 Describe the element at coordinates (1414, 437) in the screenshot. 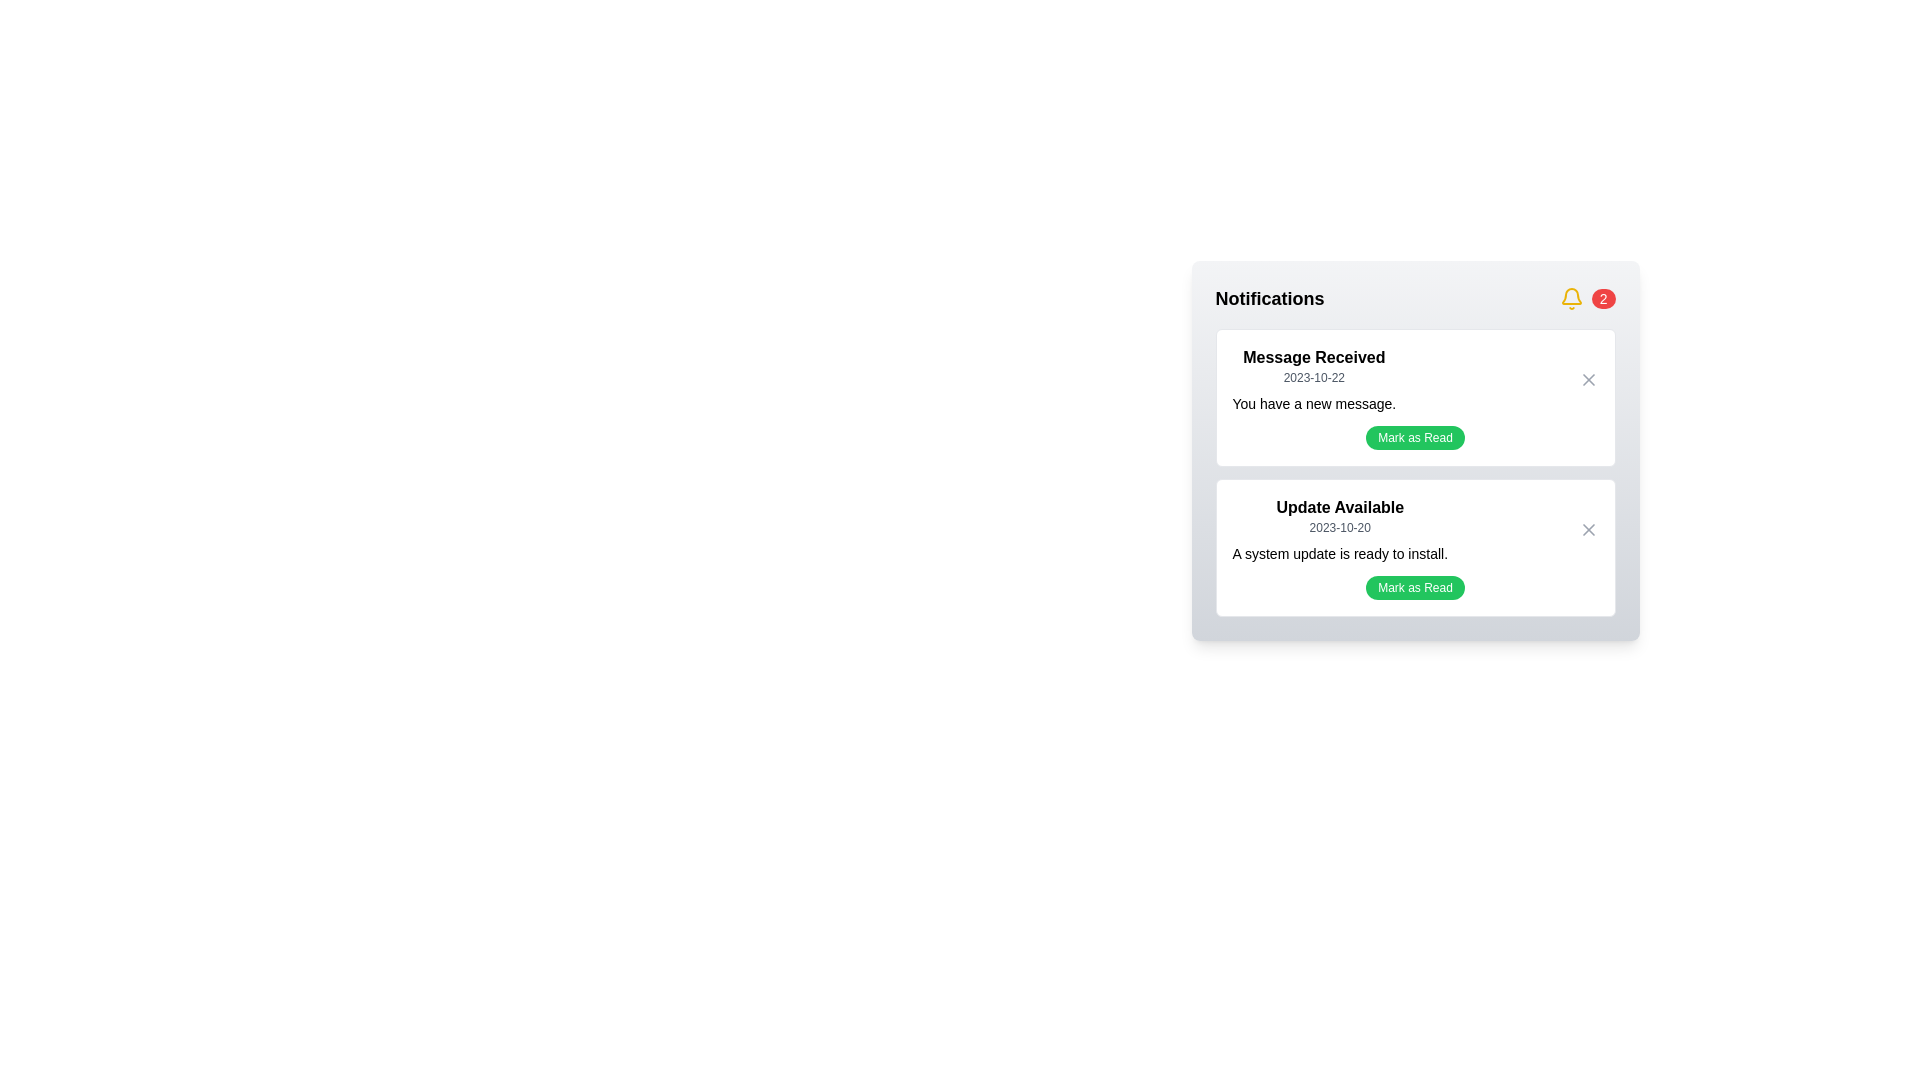

I see `the interactive button located at the bottom of the 'Message Received' notification card to mark the notification as read` at that location.